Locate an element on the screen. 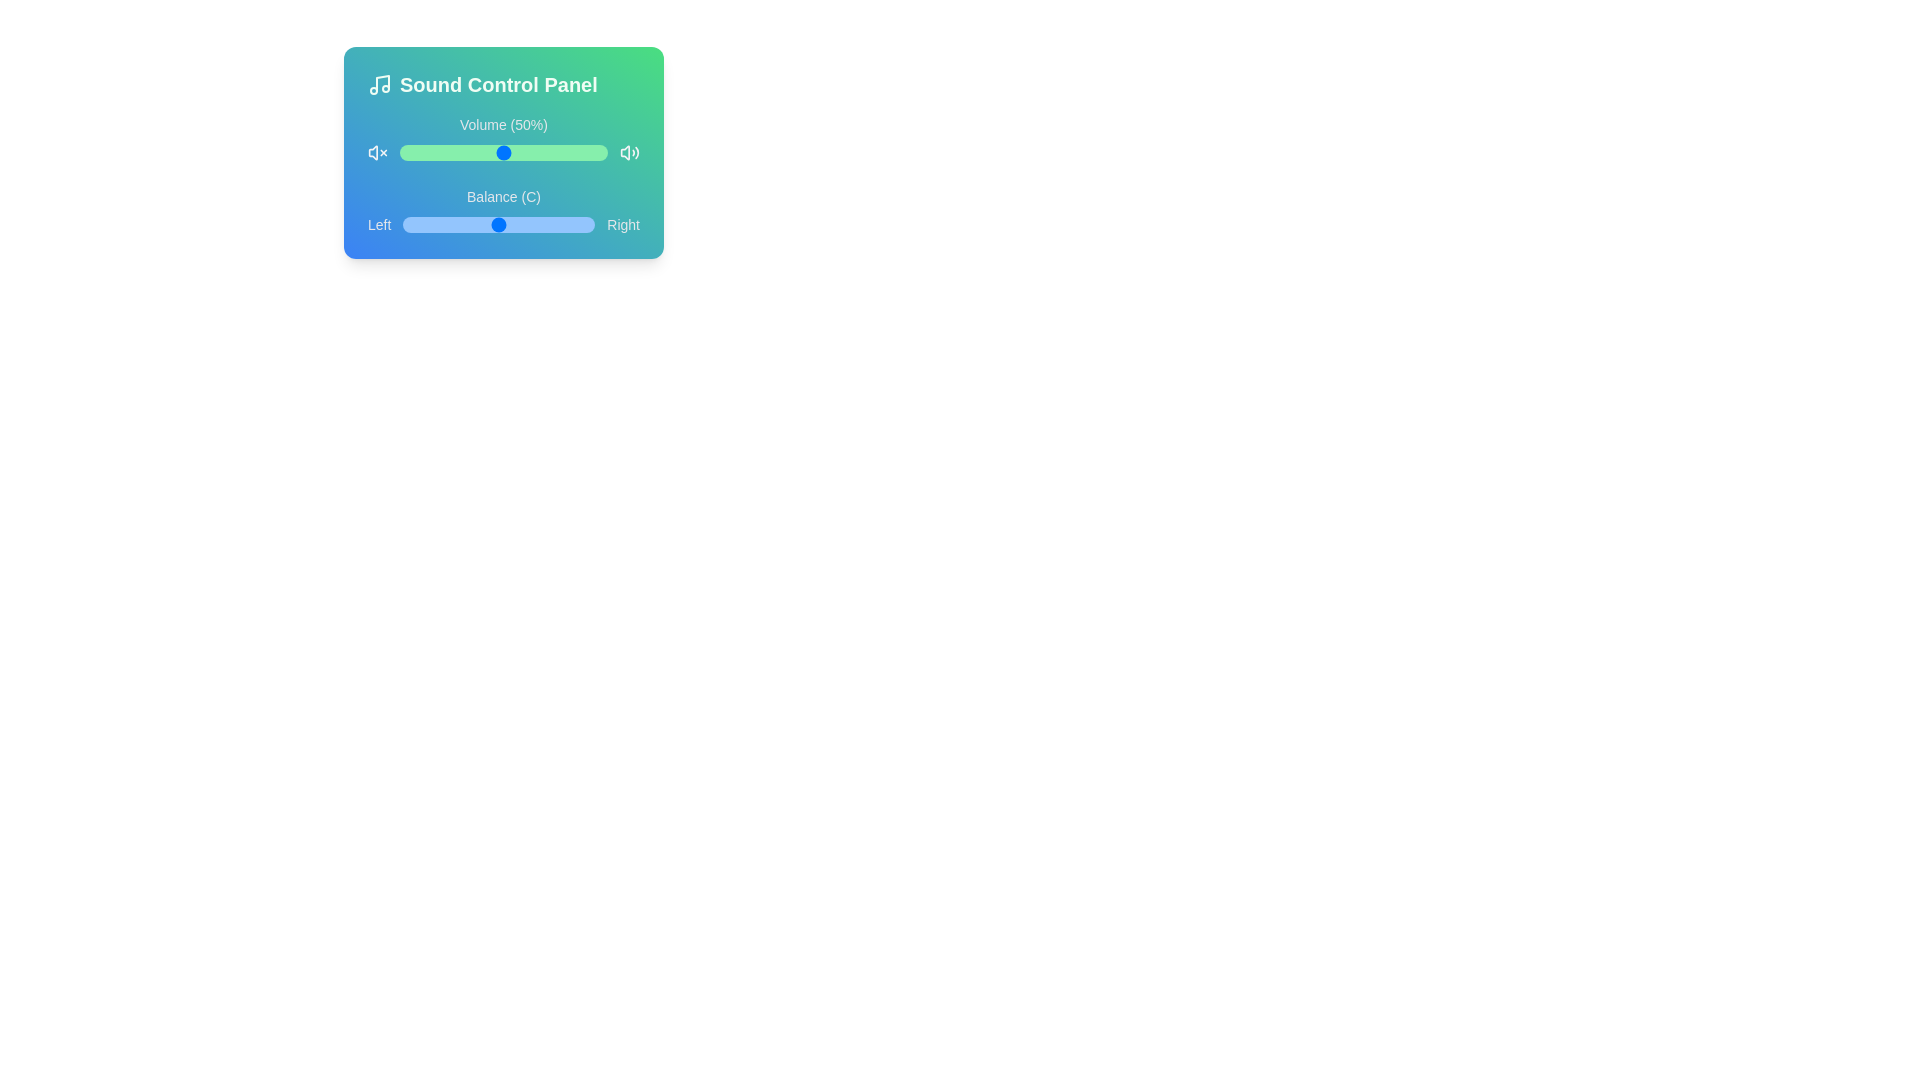 This screenshot has width=1920, height=1080. the balance is located at coordinates (407, 224).